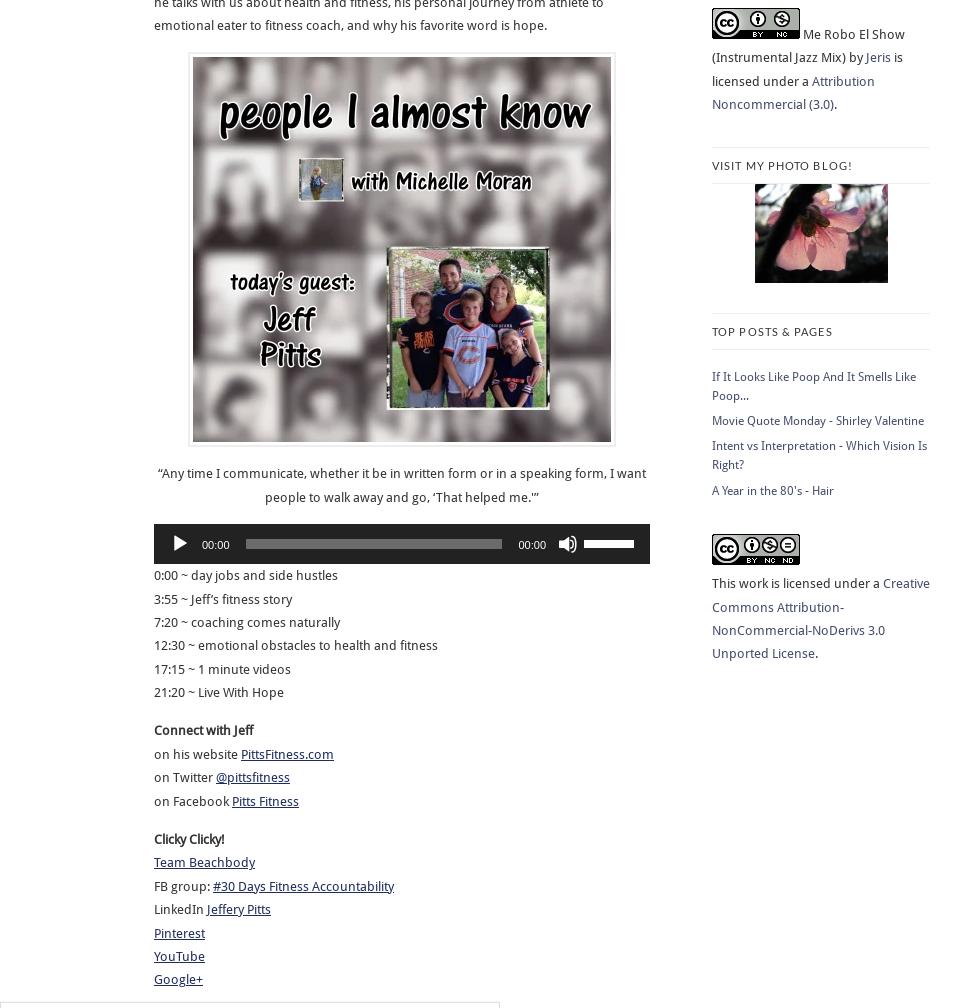 Image resolution: width=960 pixels, height=1008 pixels. What do you see at coordinates (813, 385) in the screenshot?
I see `'If It Looks Like Poop And It Smells Like Poop...'` at bounding box center [813, 385].